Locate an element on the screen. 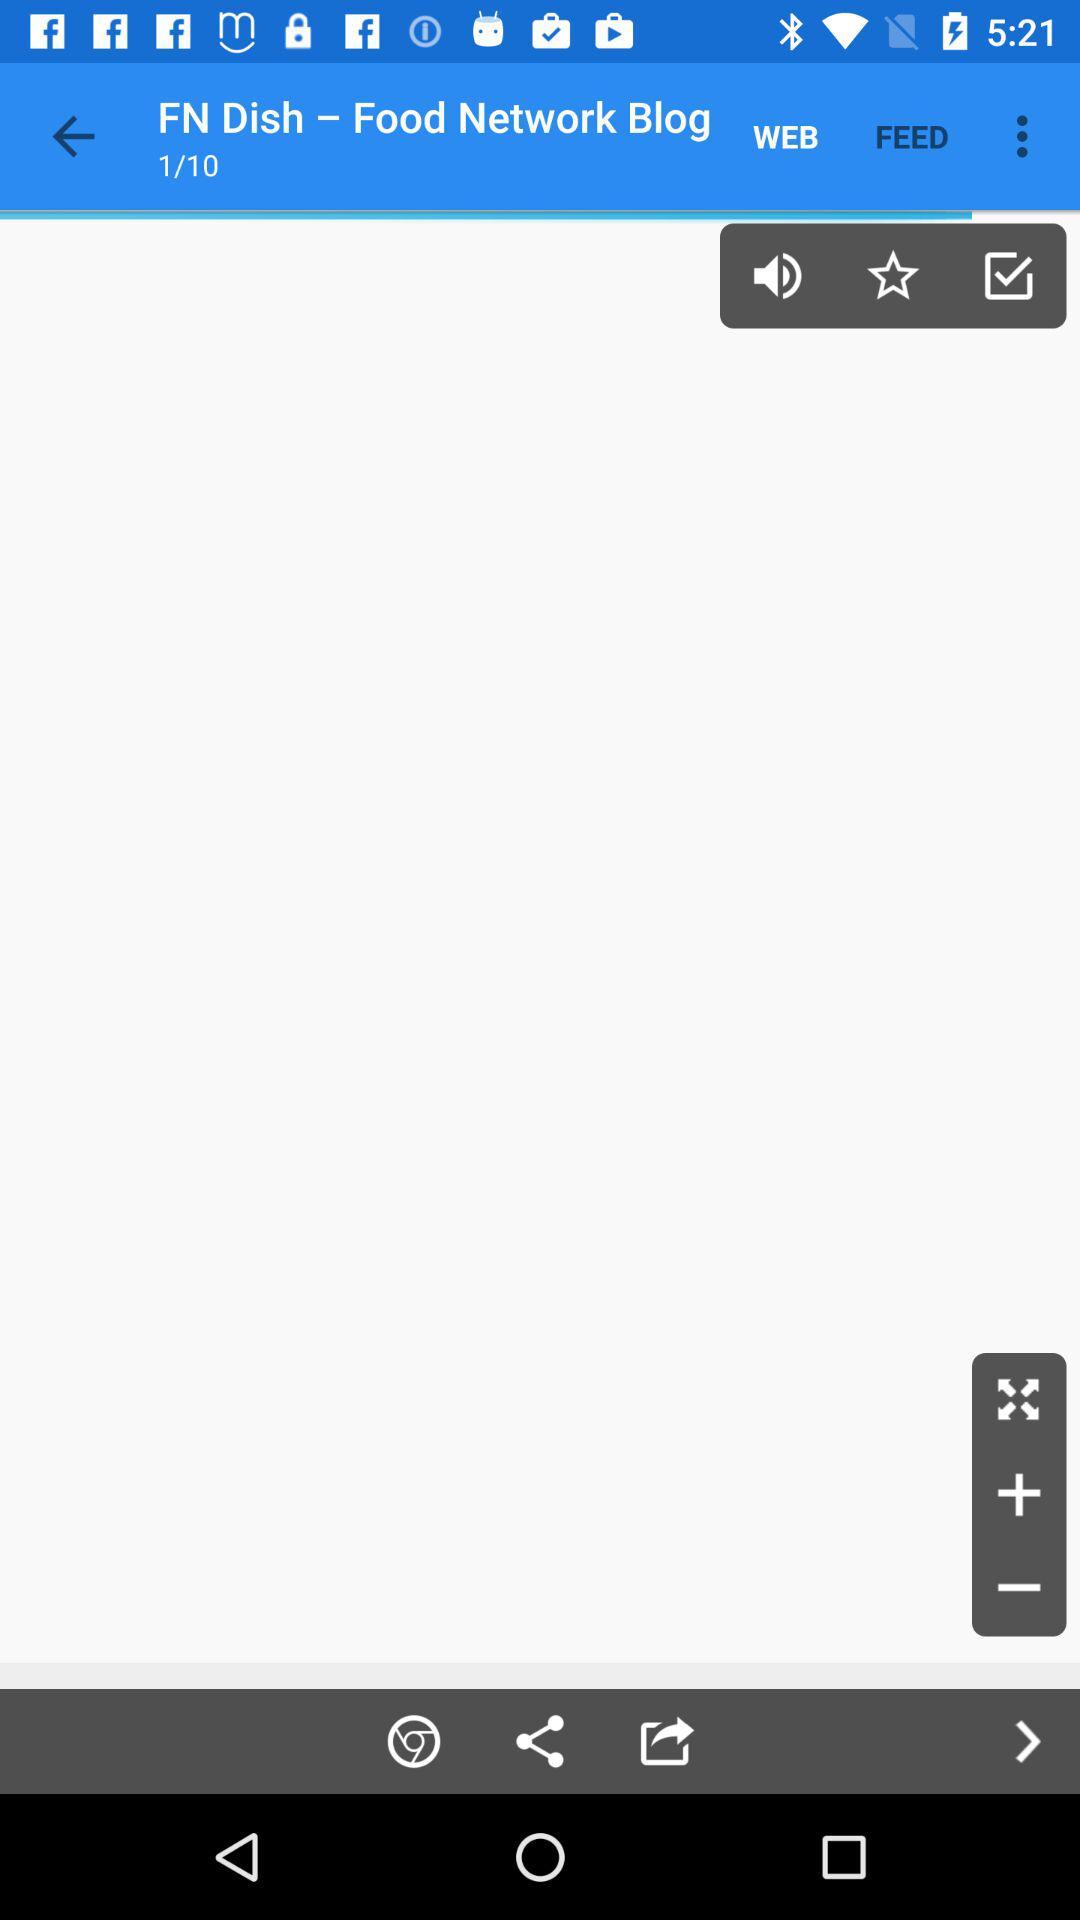 This screenshot has height=1920, width=1080. item next to the web is located at coordinates (911, 135).